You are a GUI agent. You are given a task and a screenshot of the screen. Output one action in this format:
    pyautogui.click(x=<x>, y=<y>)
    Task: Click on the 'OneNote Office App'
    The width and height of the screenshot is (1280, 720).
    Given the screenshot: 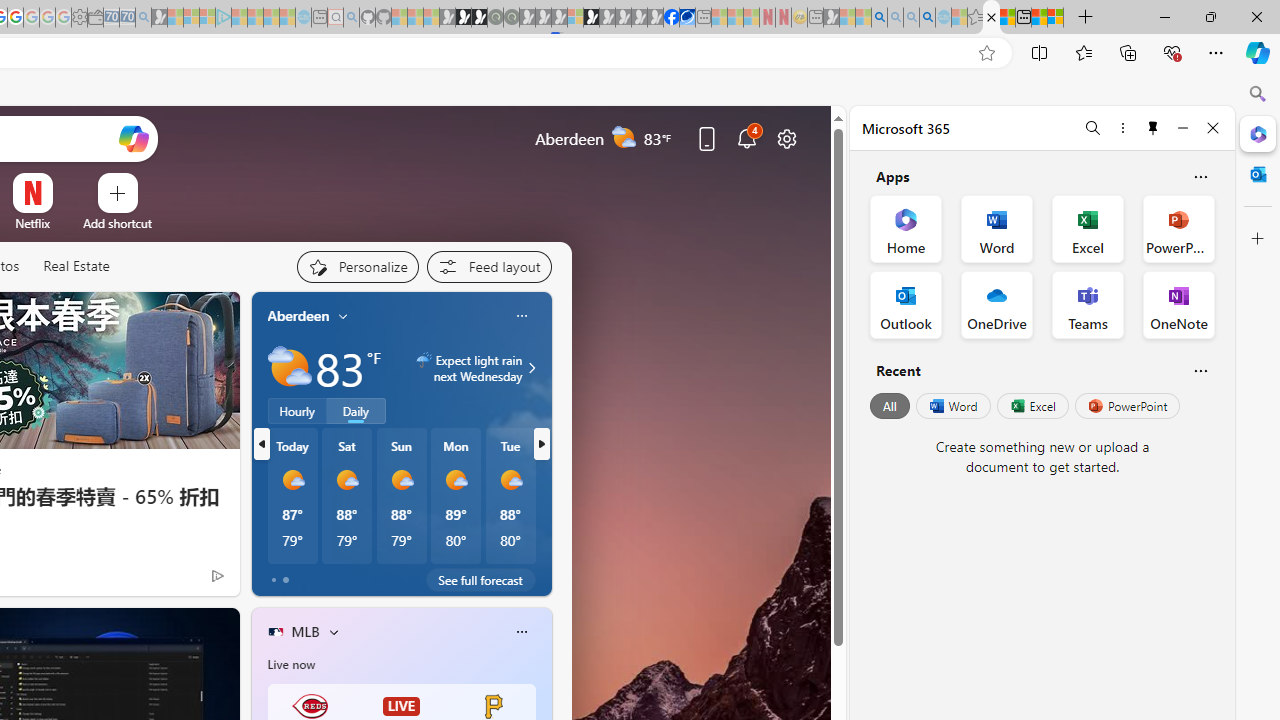 What is the action you would take?
    pyautogui.click(x=1178, y=304)
    